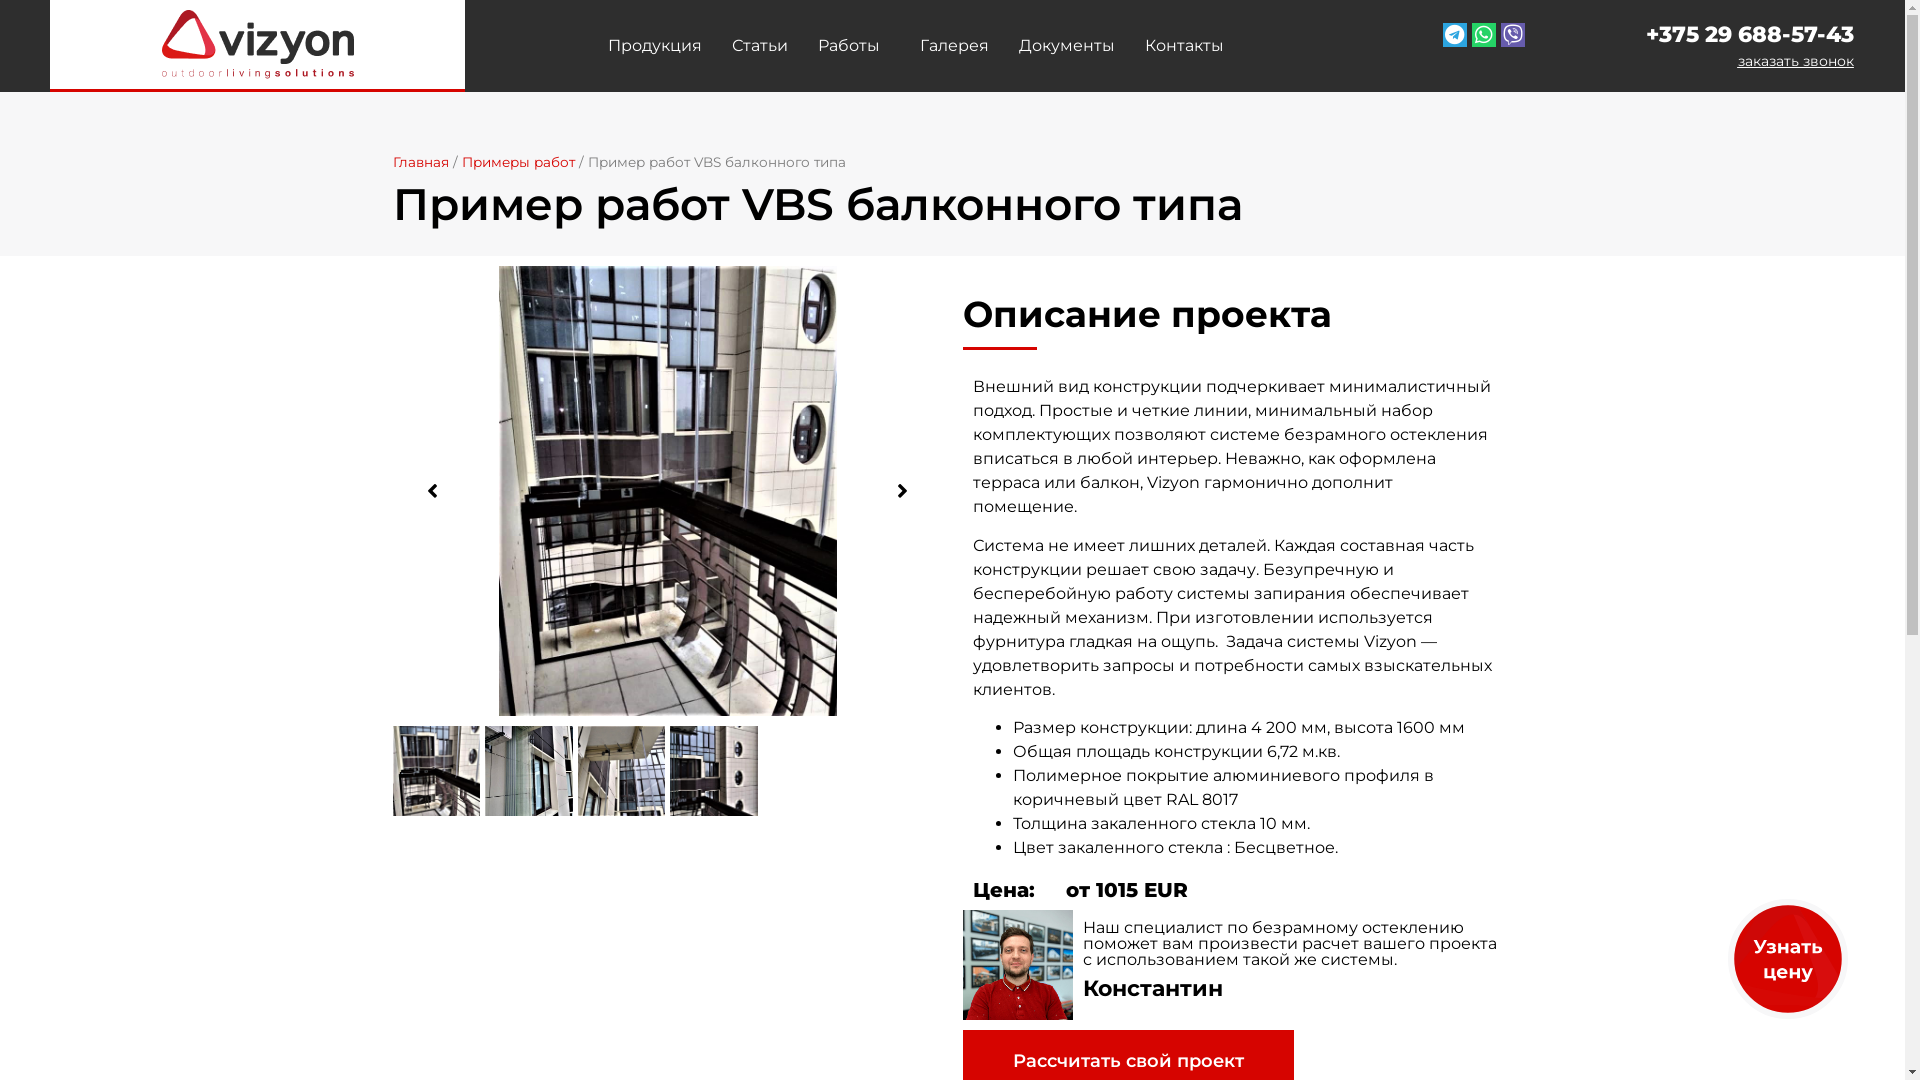  Describe the element at coordinates (1646, 34) in the screenshot. I see `'+375 29 688-57-43'` at that location.